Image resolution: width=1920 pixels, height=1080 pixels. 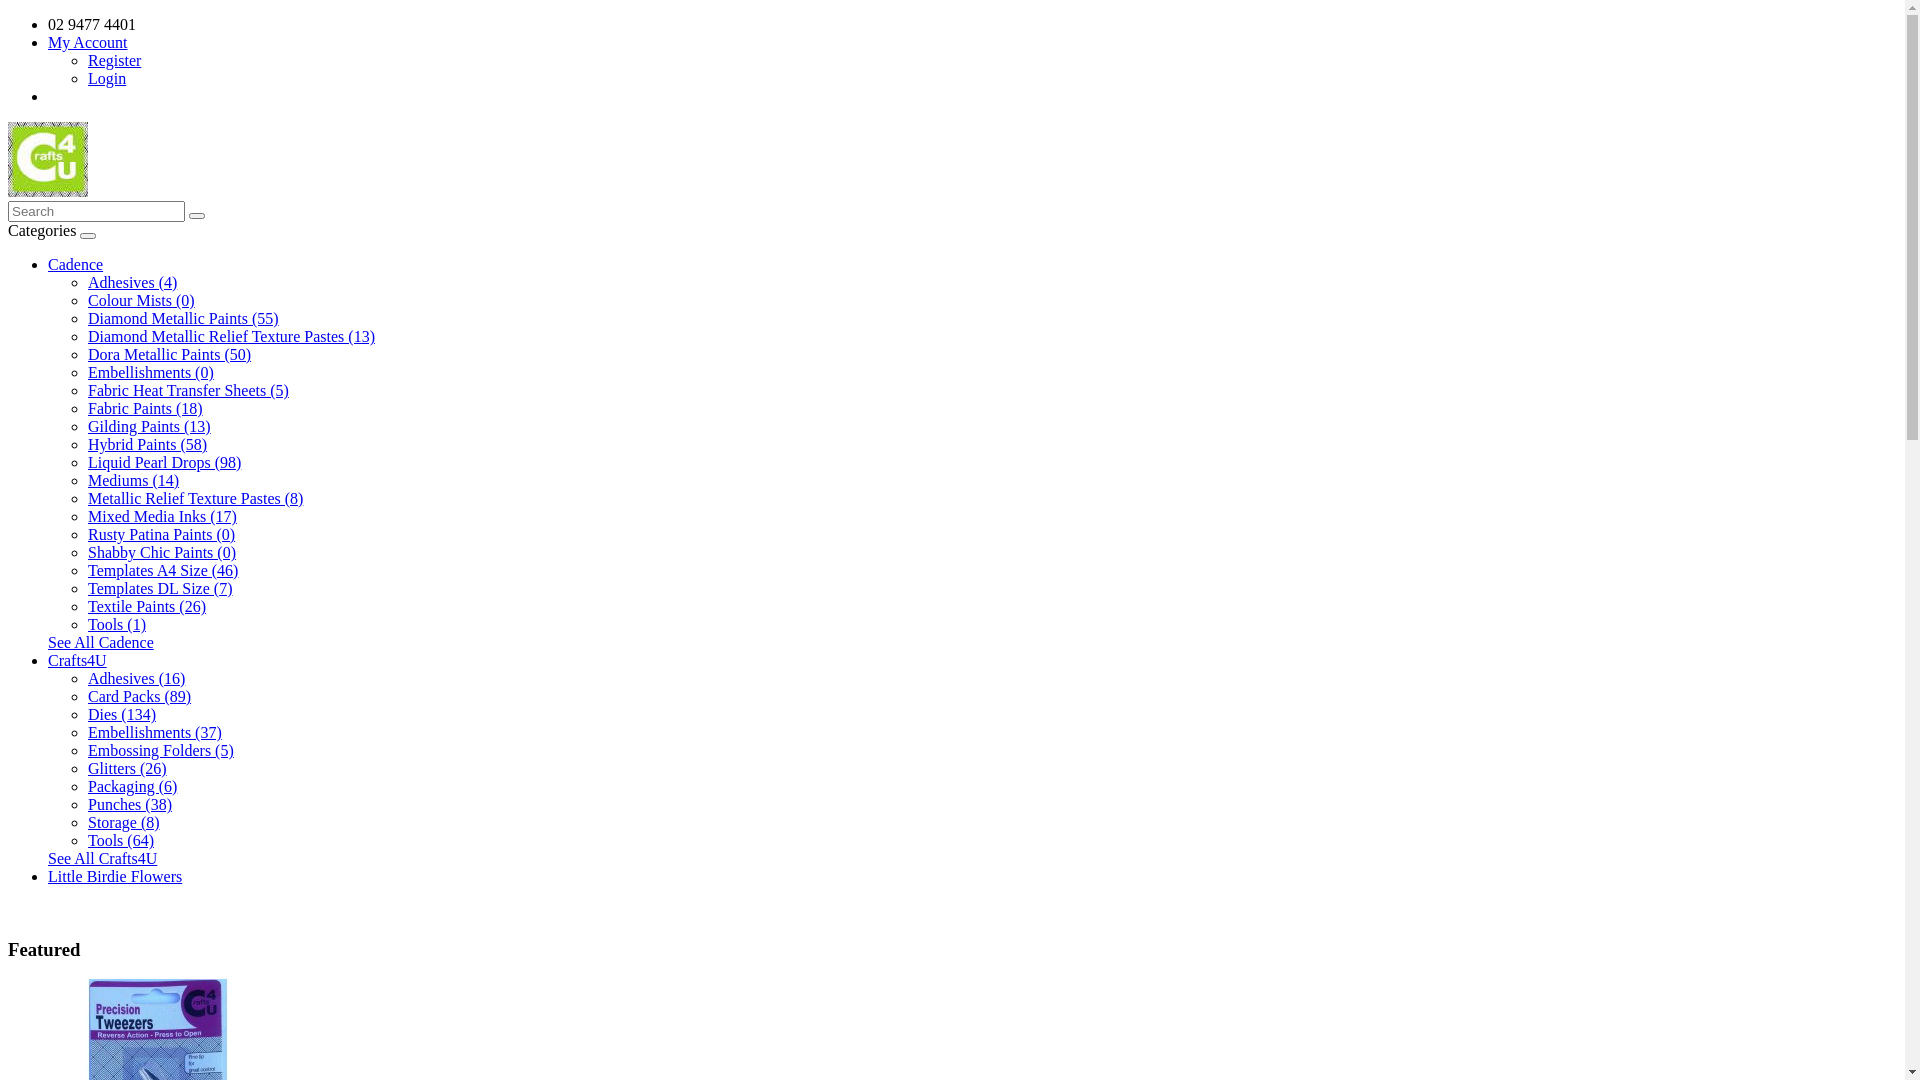 I want to click on 'Liquid Pearl Drops (98)', so click(x=164, y=462).